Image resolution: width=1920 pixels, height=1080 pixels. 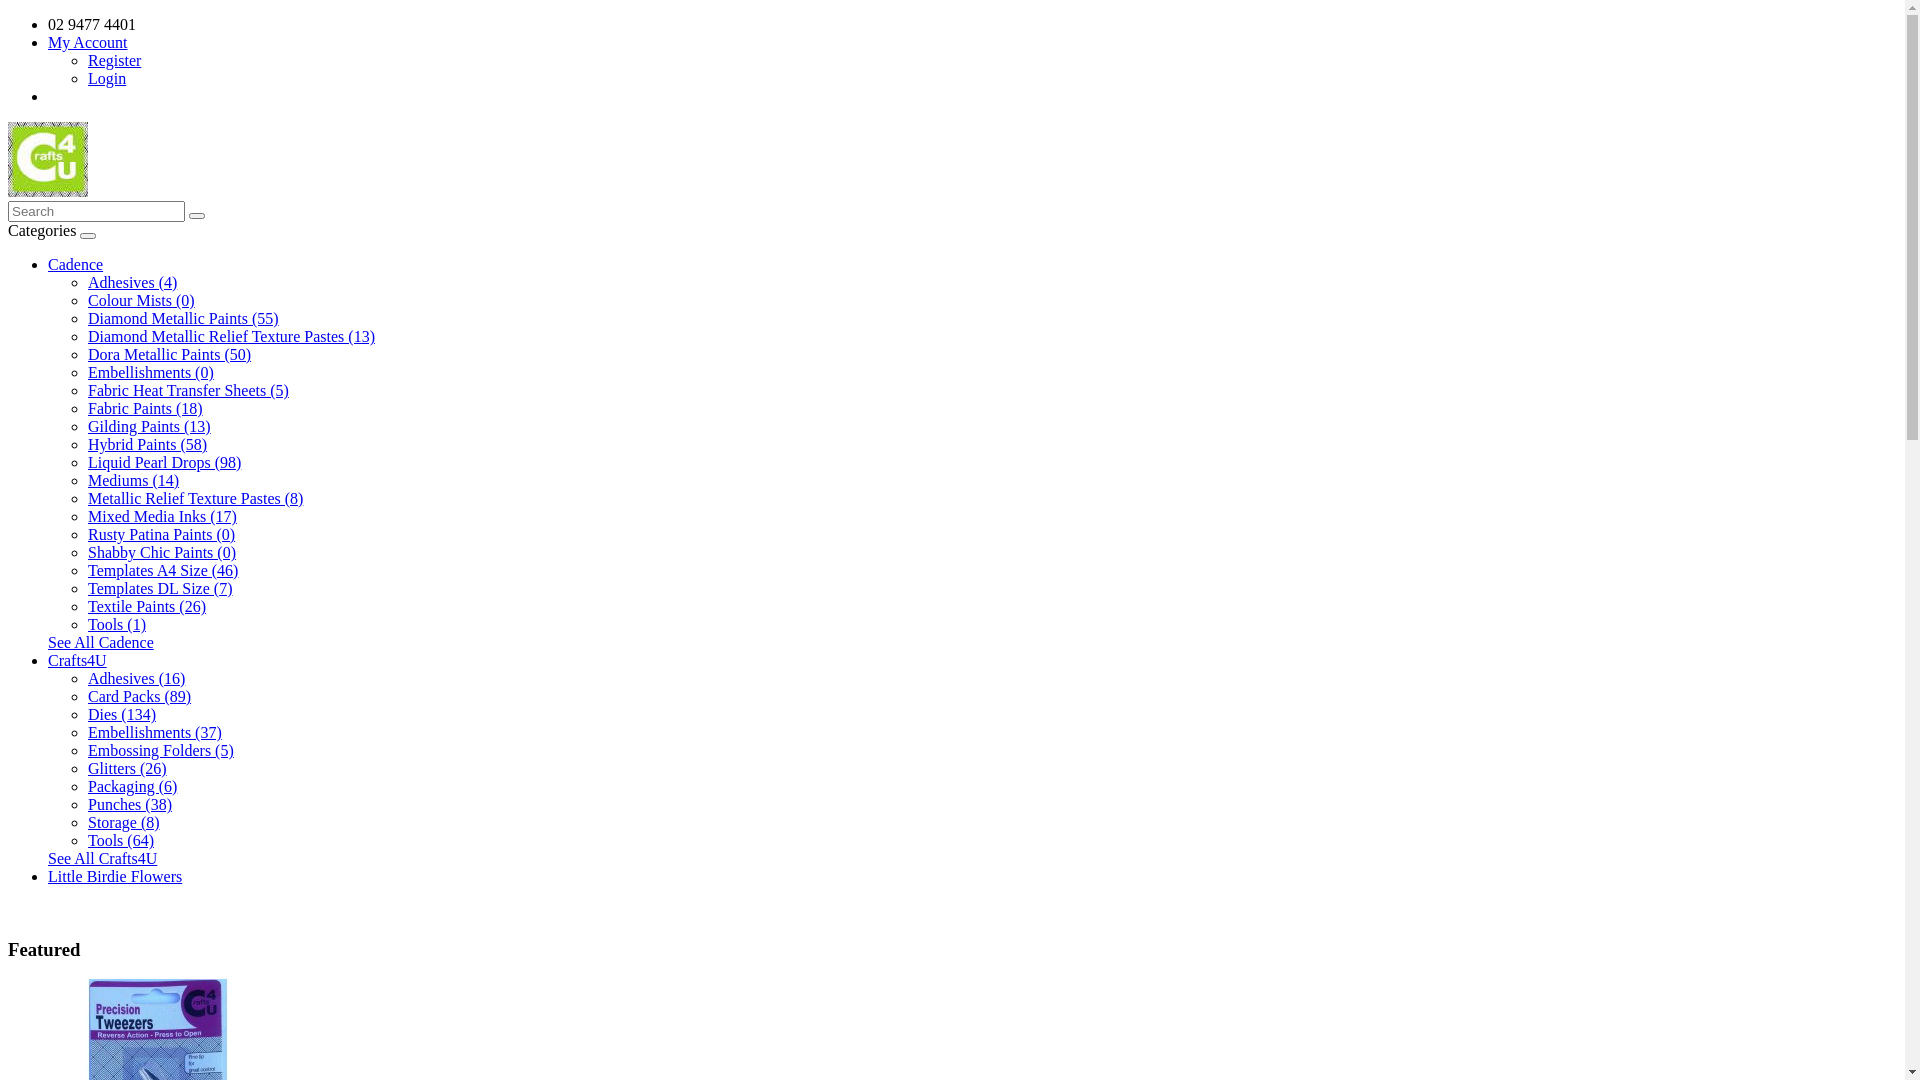 I want to click on 'Liquid Pearl Drops (98)', so click(x=164, y=462).